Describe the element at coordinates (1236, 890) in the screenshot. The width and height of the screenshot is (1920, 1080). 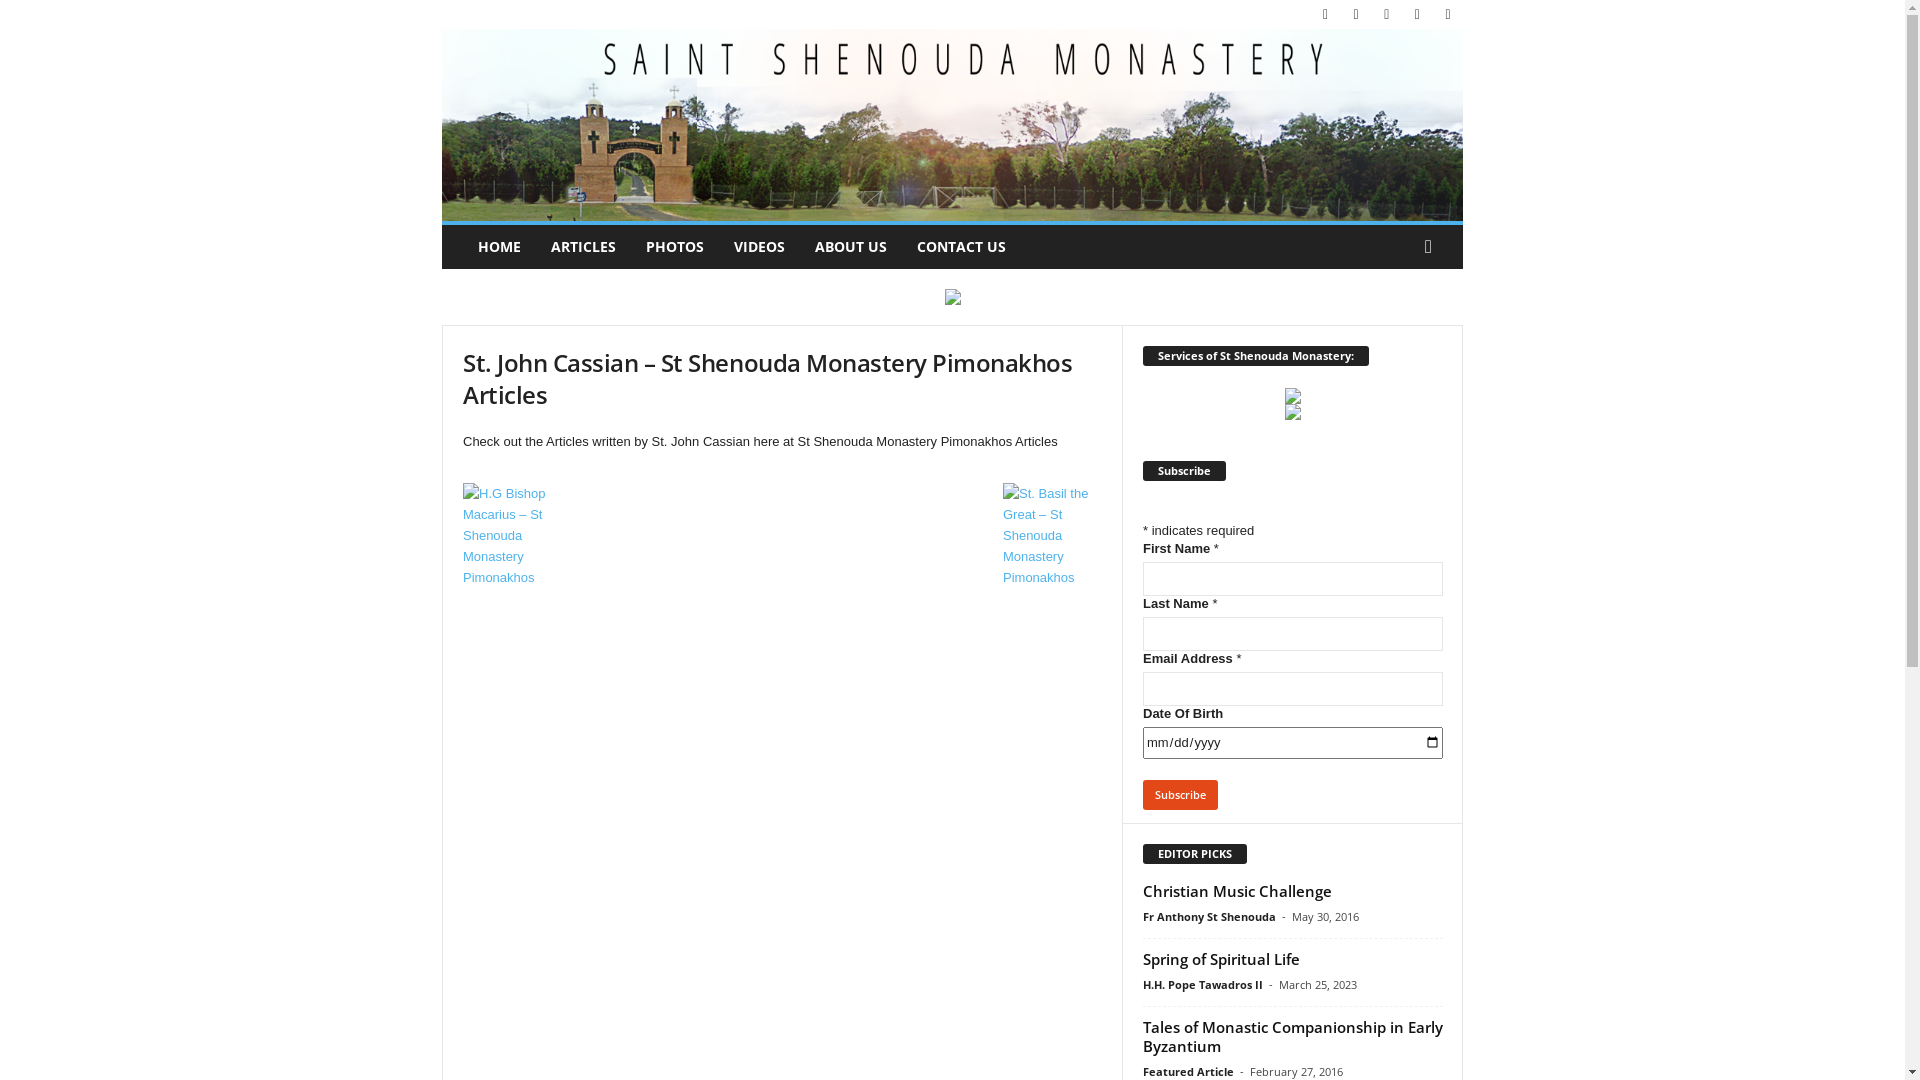
I see `'Christian Music Challenge'` at that location.